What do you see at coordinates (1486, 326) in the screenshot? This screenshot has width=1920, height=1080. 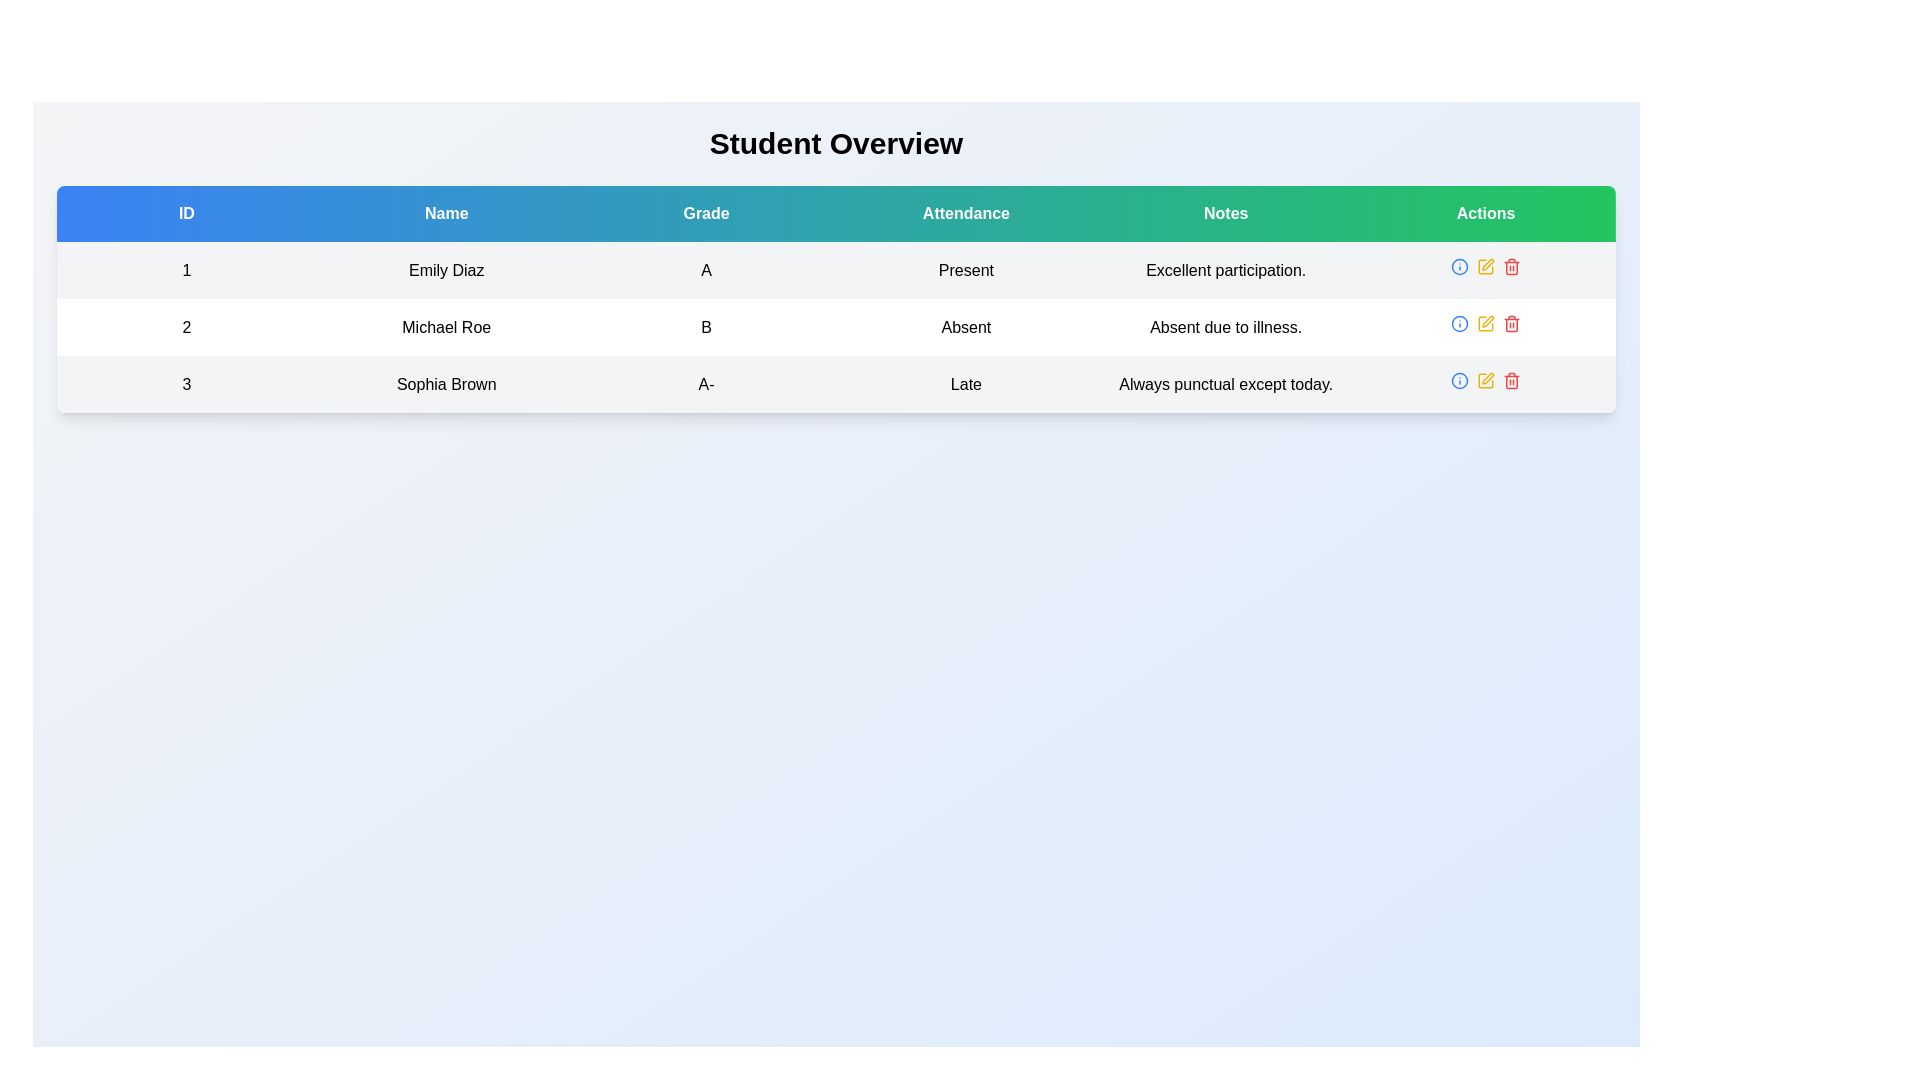 I see `the Icon Button located in the 'Actions' column of the second row corresponding to 'Michael Roe' to invoke the edit action` at bounding box center [1486, 326].